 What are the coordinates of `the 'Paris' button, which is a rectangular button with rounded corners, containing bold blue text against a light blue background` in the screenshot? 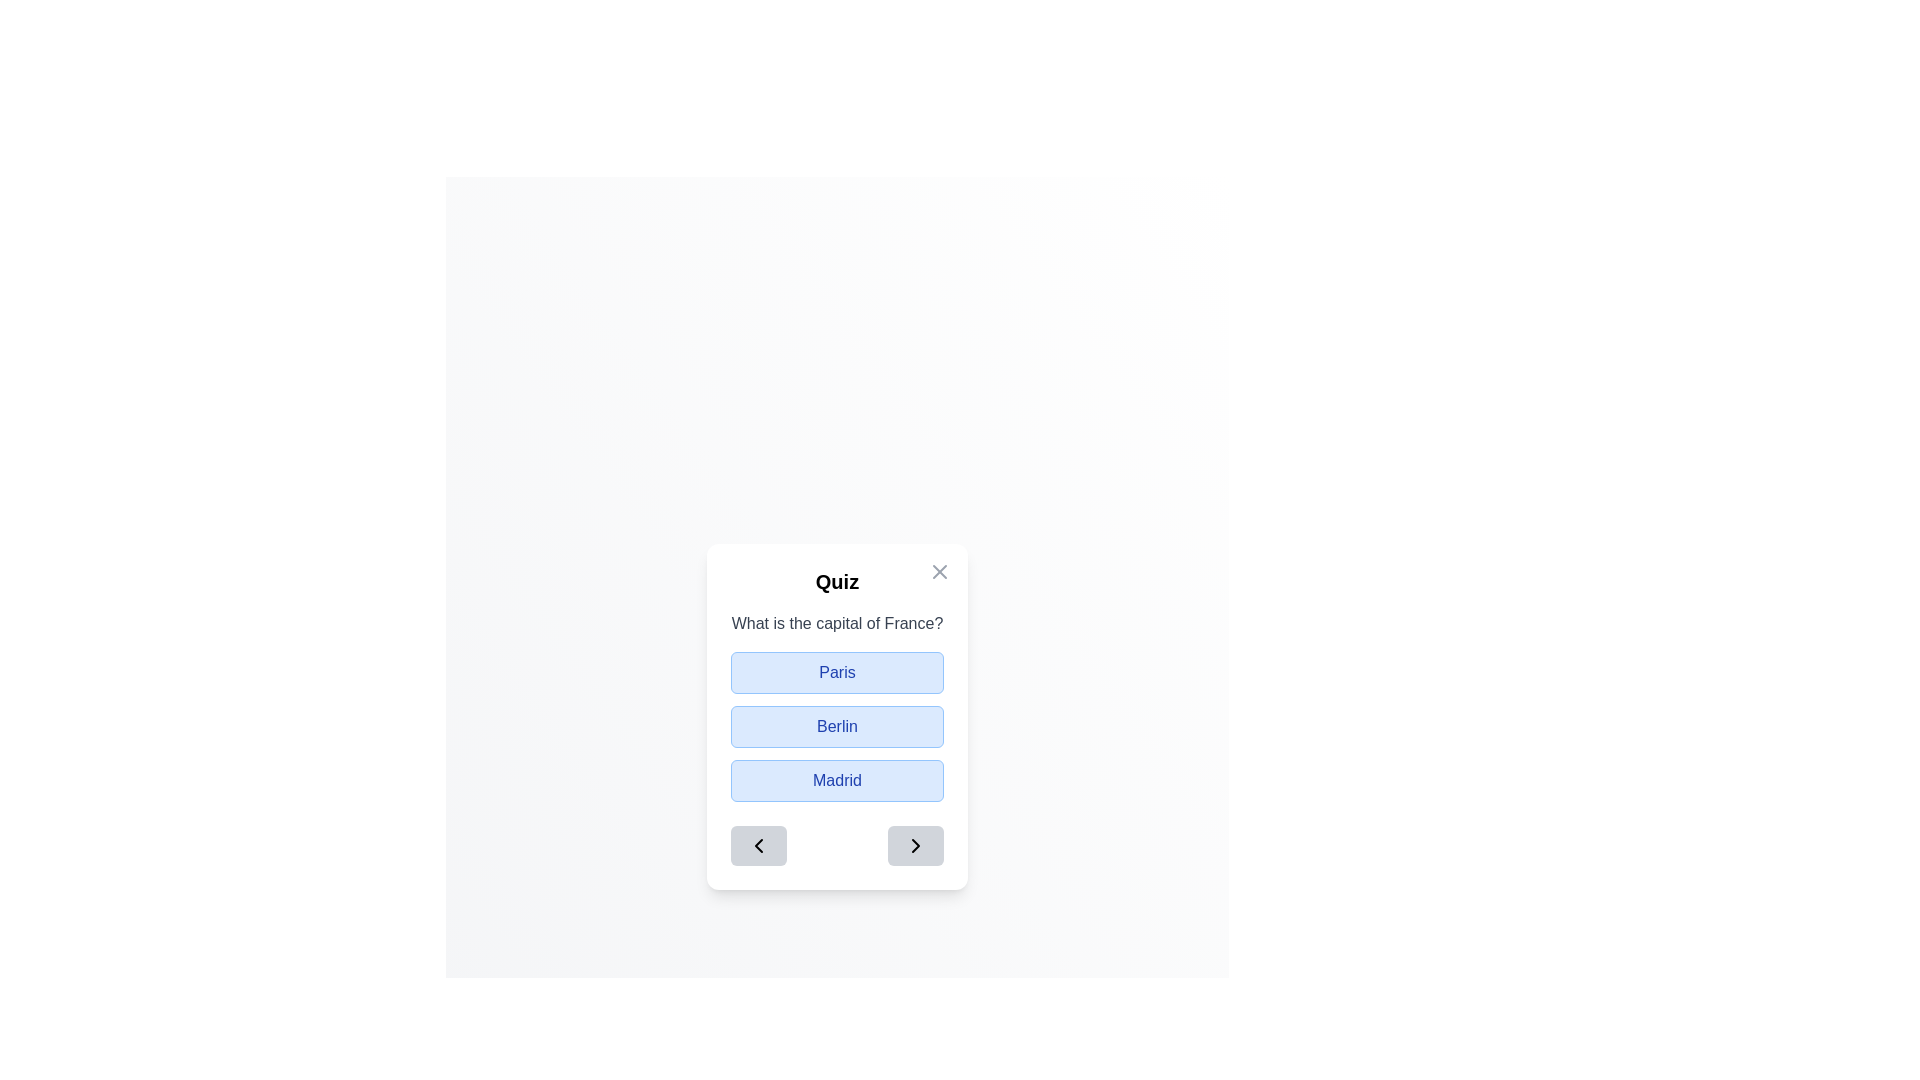 It's located at (837, 672).